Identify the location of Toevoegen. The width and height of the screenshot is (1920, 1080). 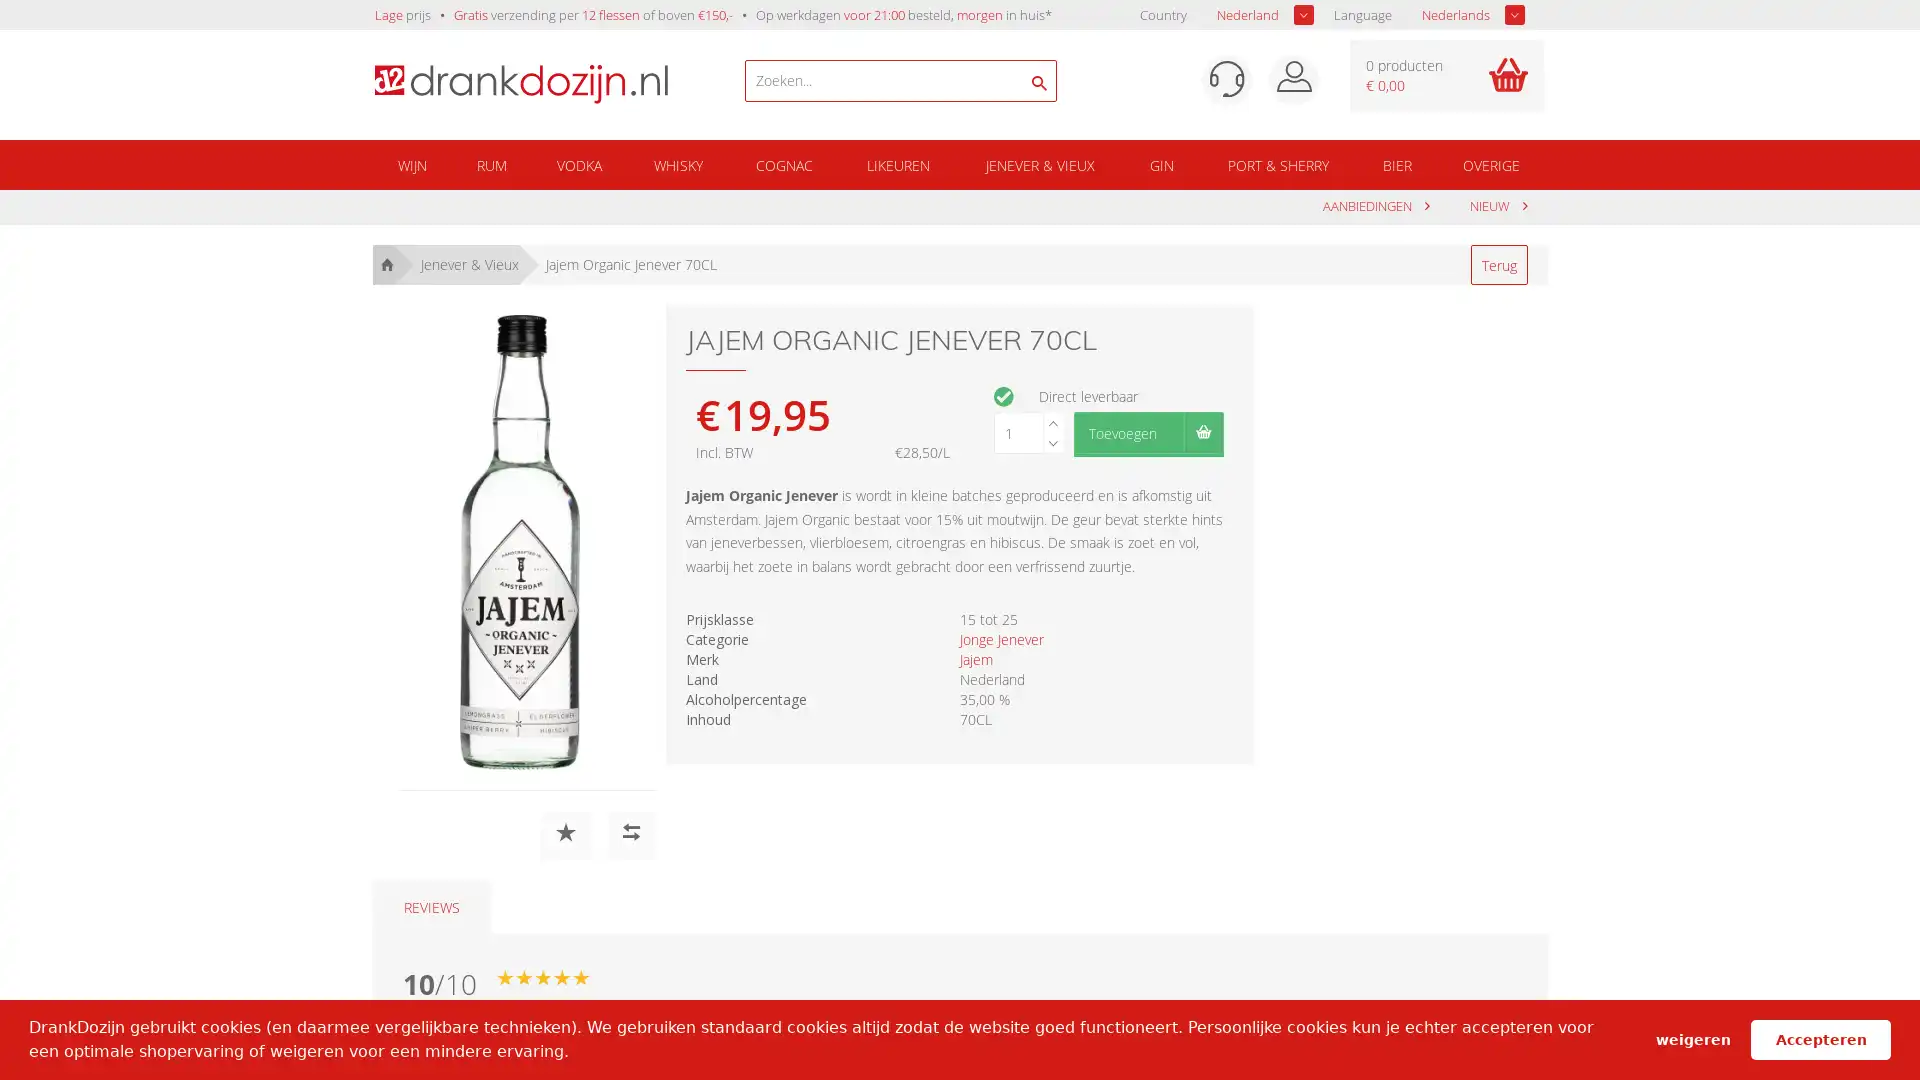
(1147, 431).